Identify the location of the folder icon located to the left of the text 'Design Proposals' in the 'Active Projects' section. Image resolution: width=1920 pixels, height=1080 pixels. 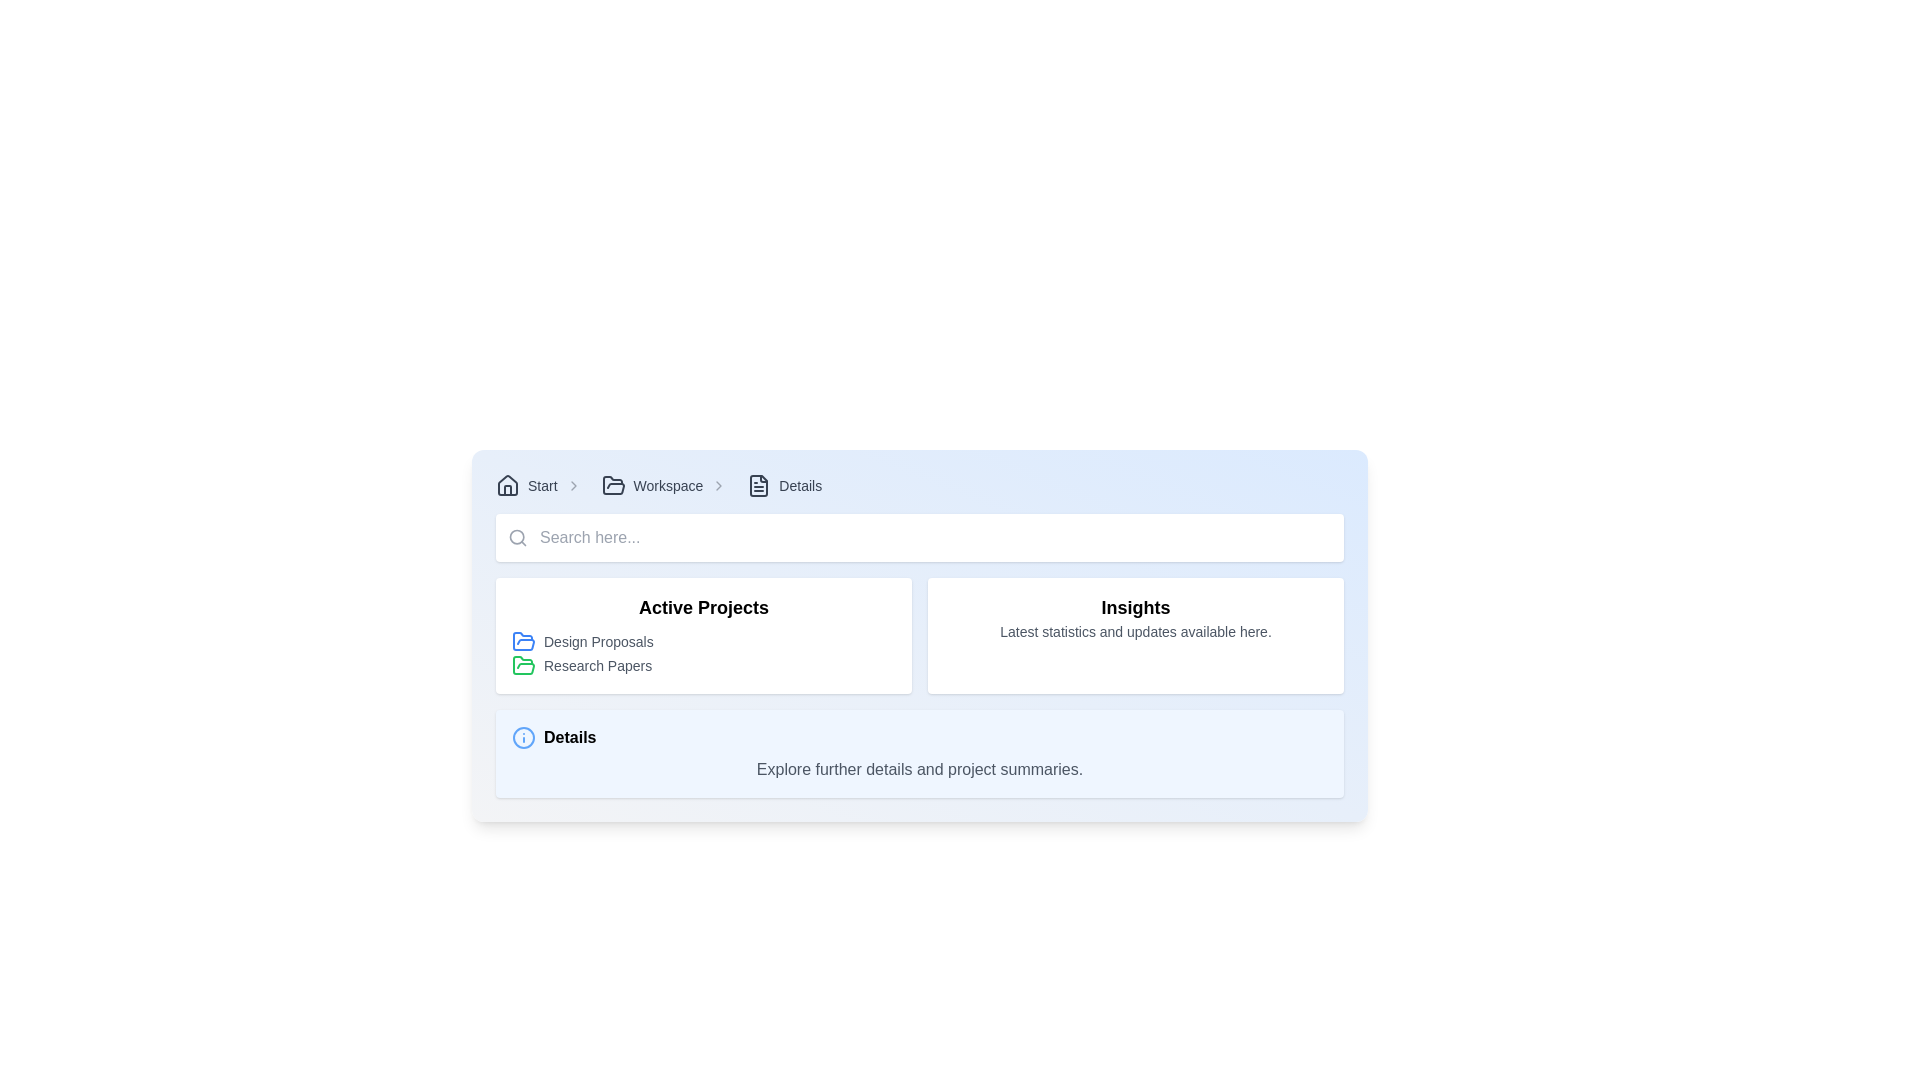
(523, 641).